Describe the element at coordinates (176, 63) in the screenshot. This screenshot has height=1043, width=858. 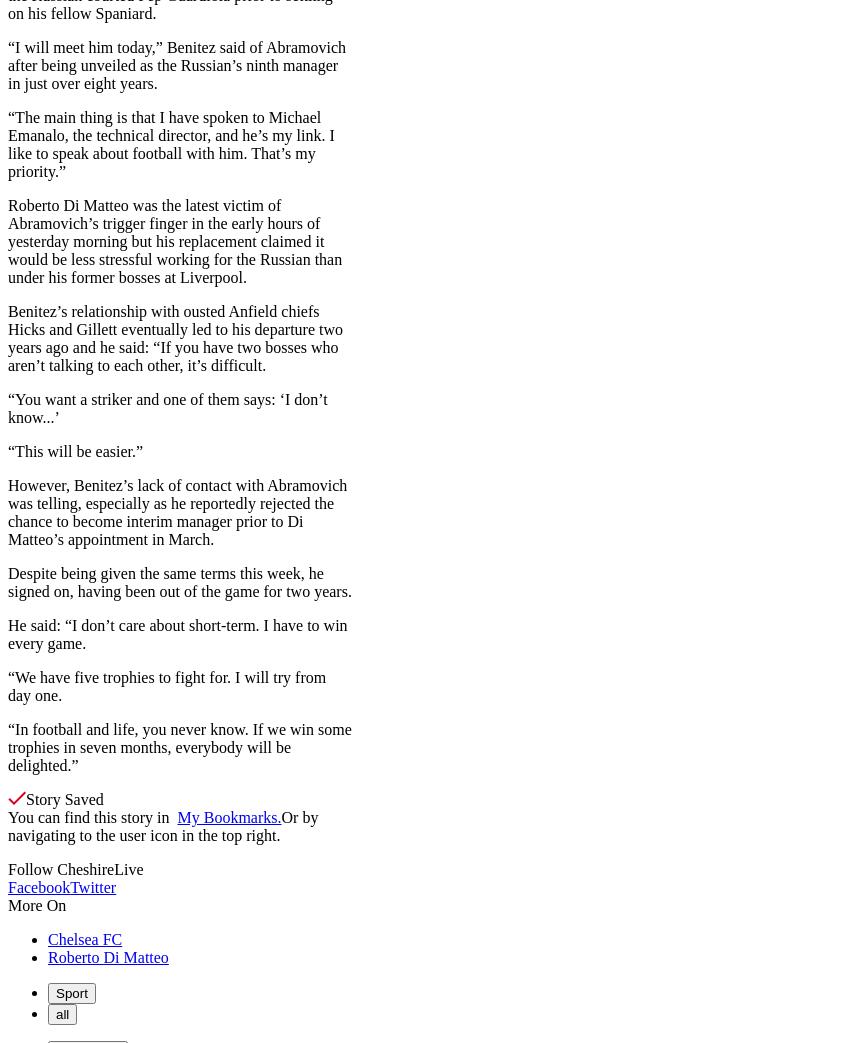
I see `'“I will meet him today,” Benitez said of Abramovich after being unveiled as the Russian’s ninth manager in just over eight years.'` at that location.